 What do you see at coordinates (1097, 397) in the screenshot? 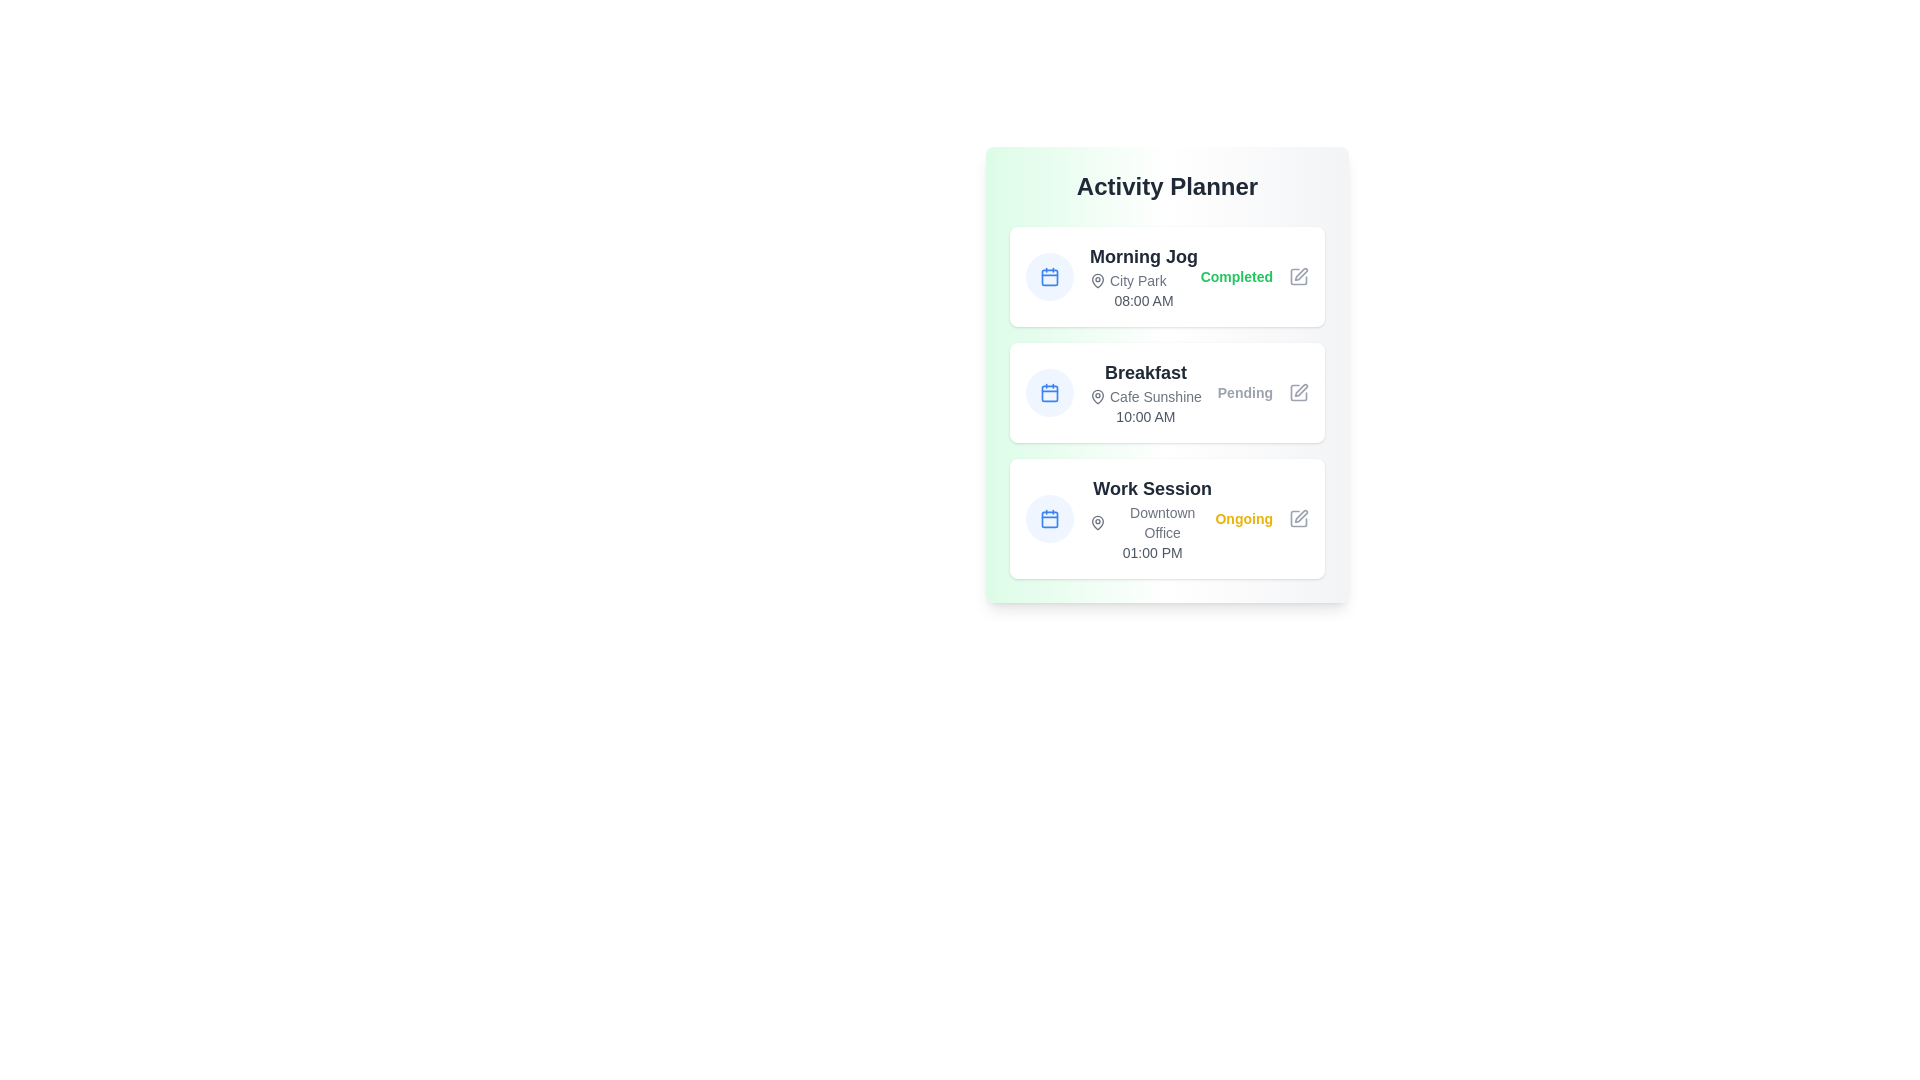
I see `the location indicator icon for 'Cafe Sunshine' in the second card of the 'Activity Planner' interface` at bounding box center [1097, 397].